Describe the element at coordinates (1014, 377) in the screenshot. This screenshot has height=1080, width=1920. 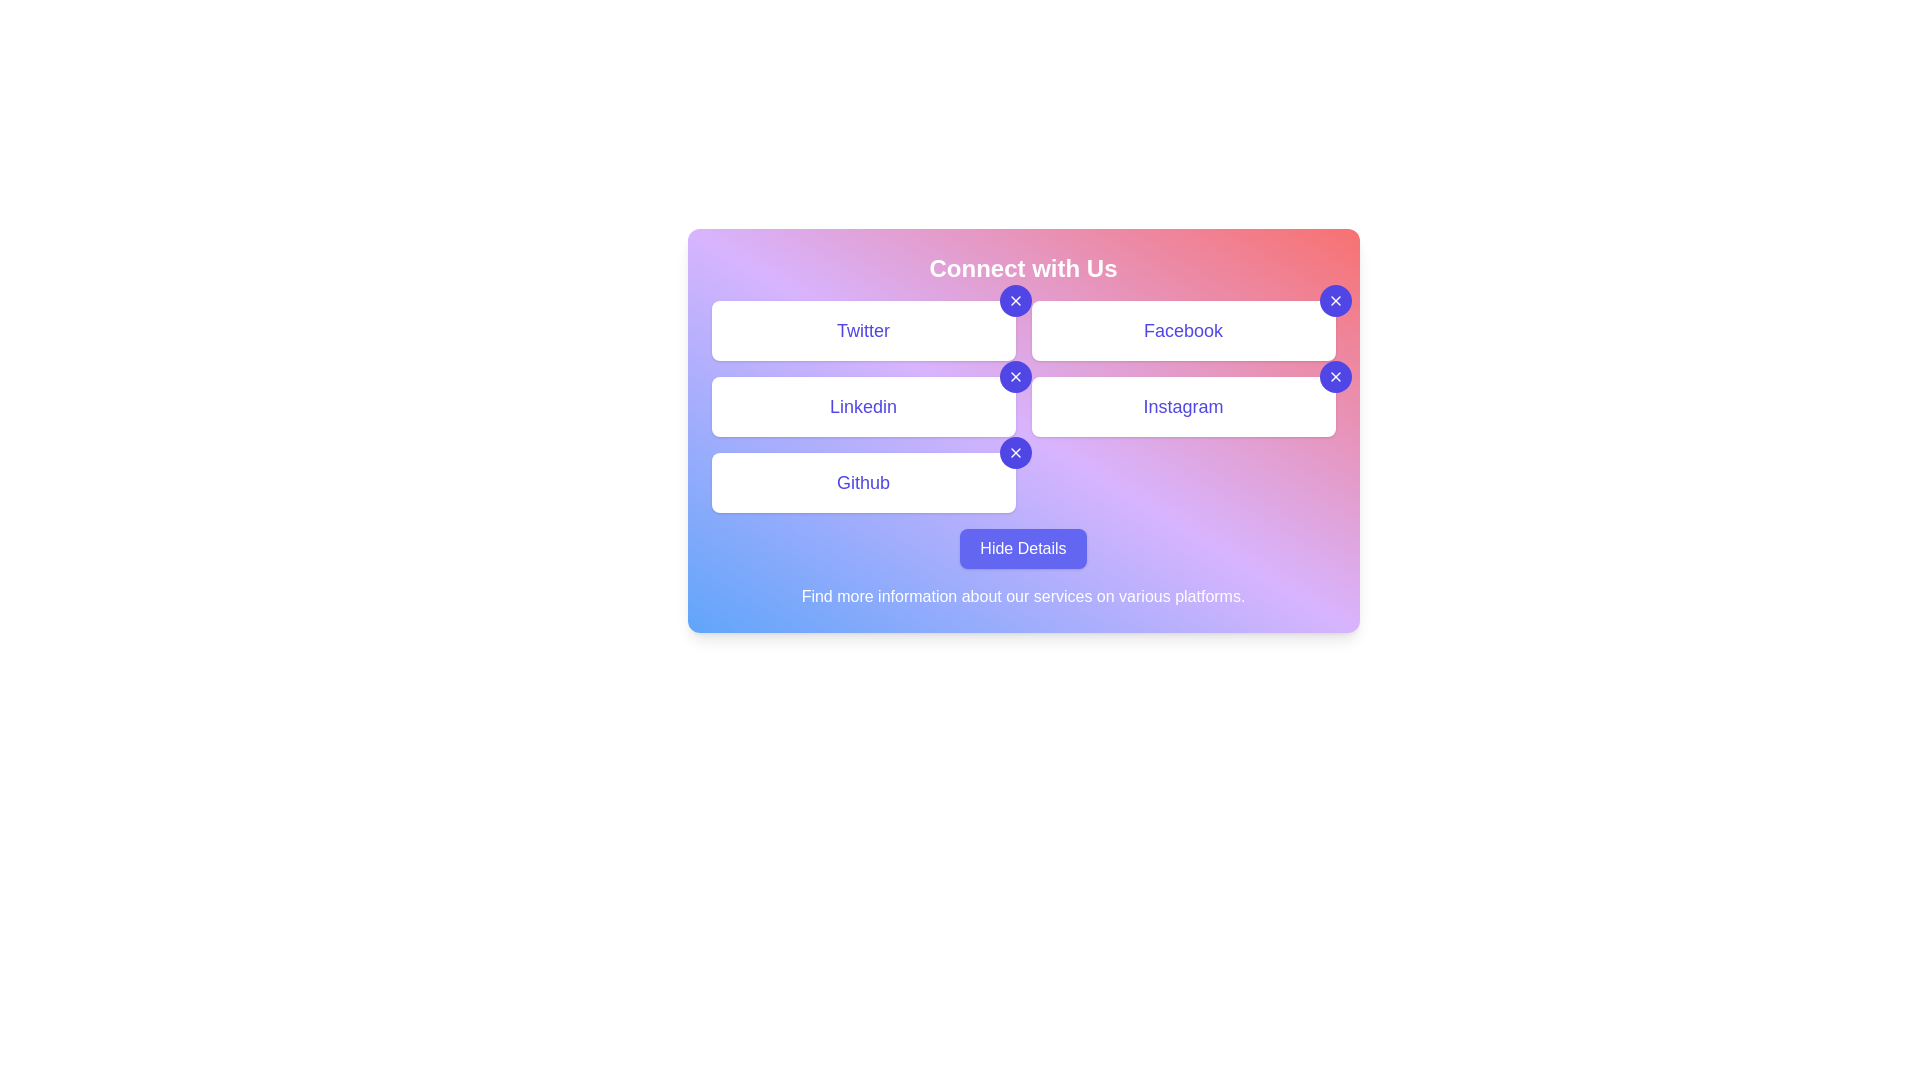
I see `the circular purple button with a white 'X' icon located at the top-right corner of the 'Linkedin' card` at that location.